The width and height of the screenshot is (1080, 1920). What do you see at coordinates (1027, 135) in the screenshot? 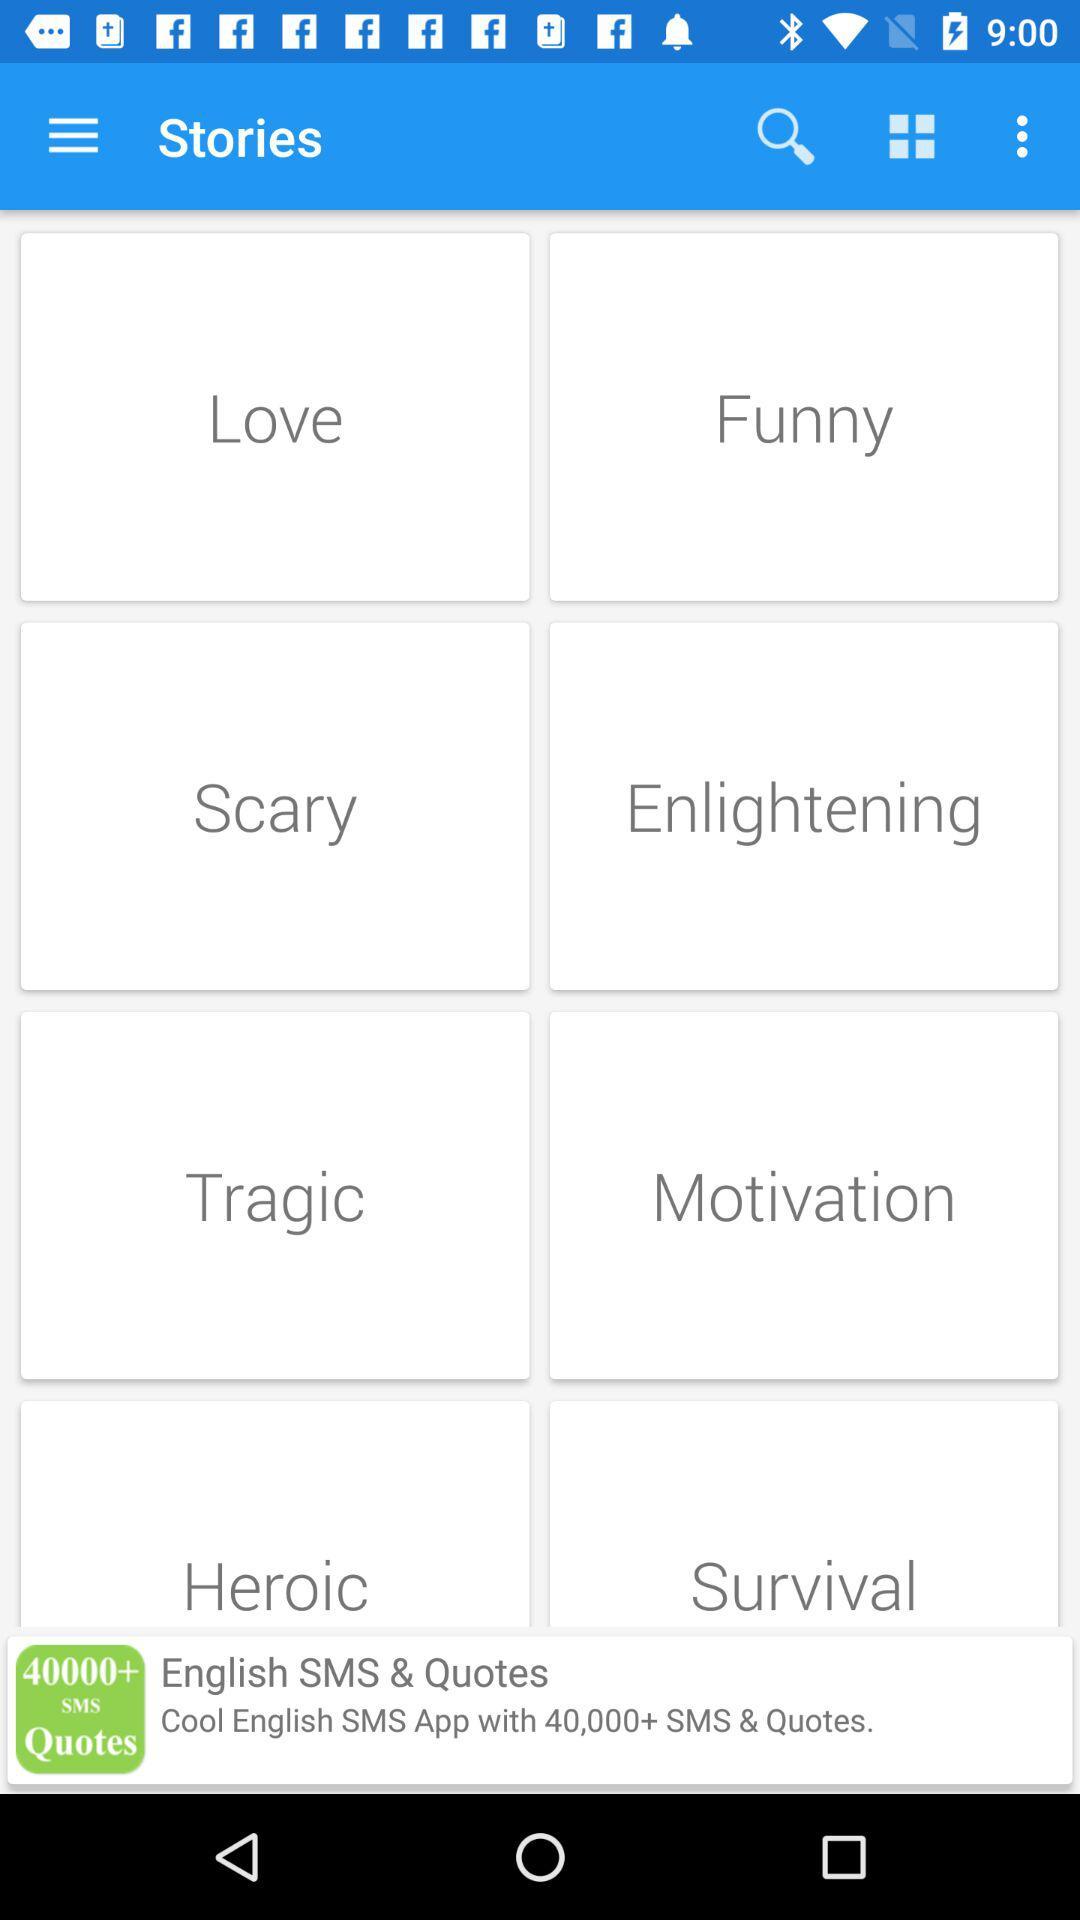
I see `icon above the funny` at bounding box center [1027, 135].